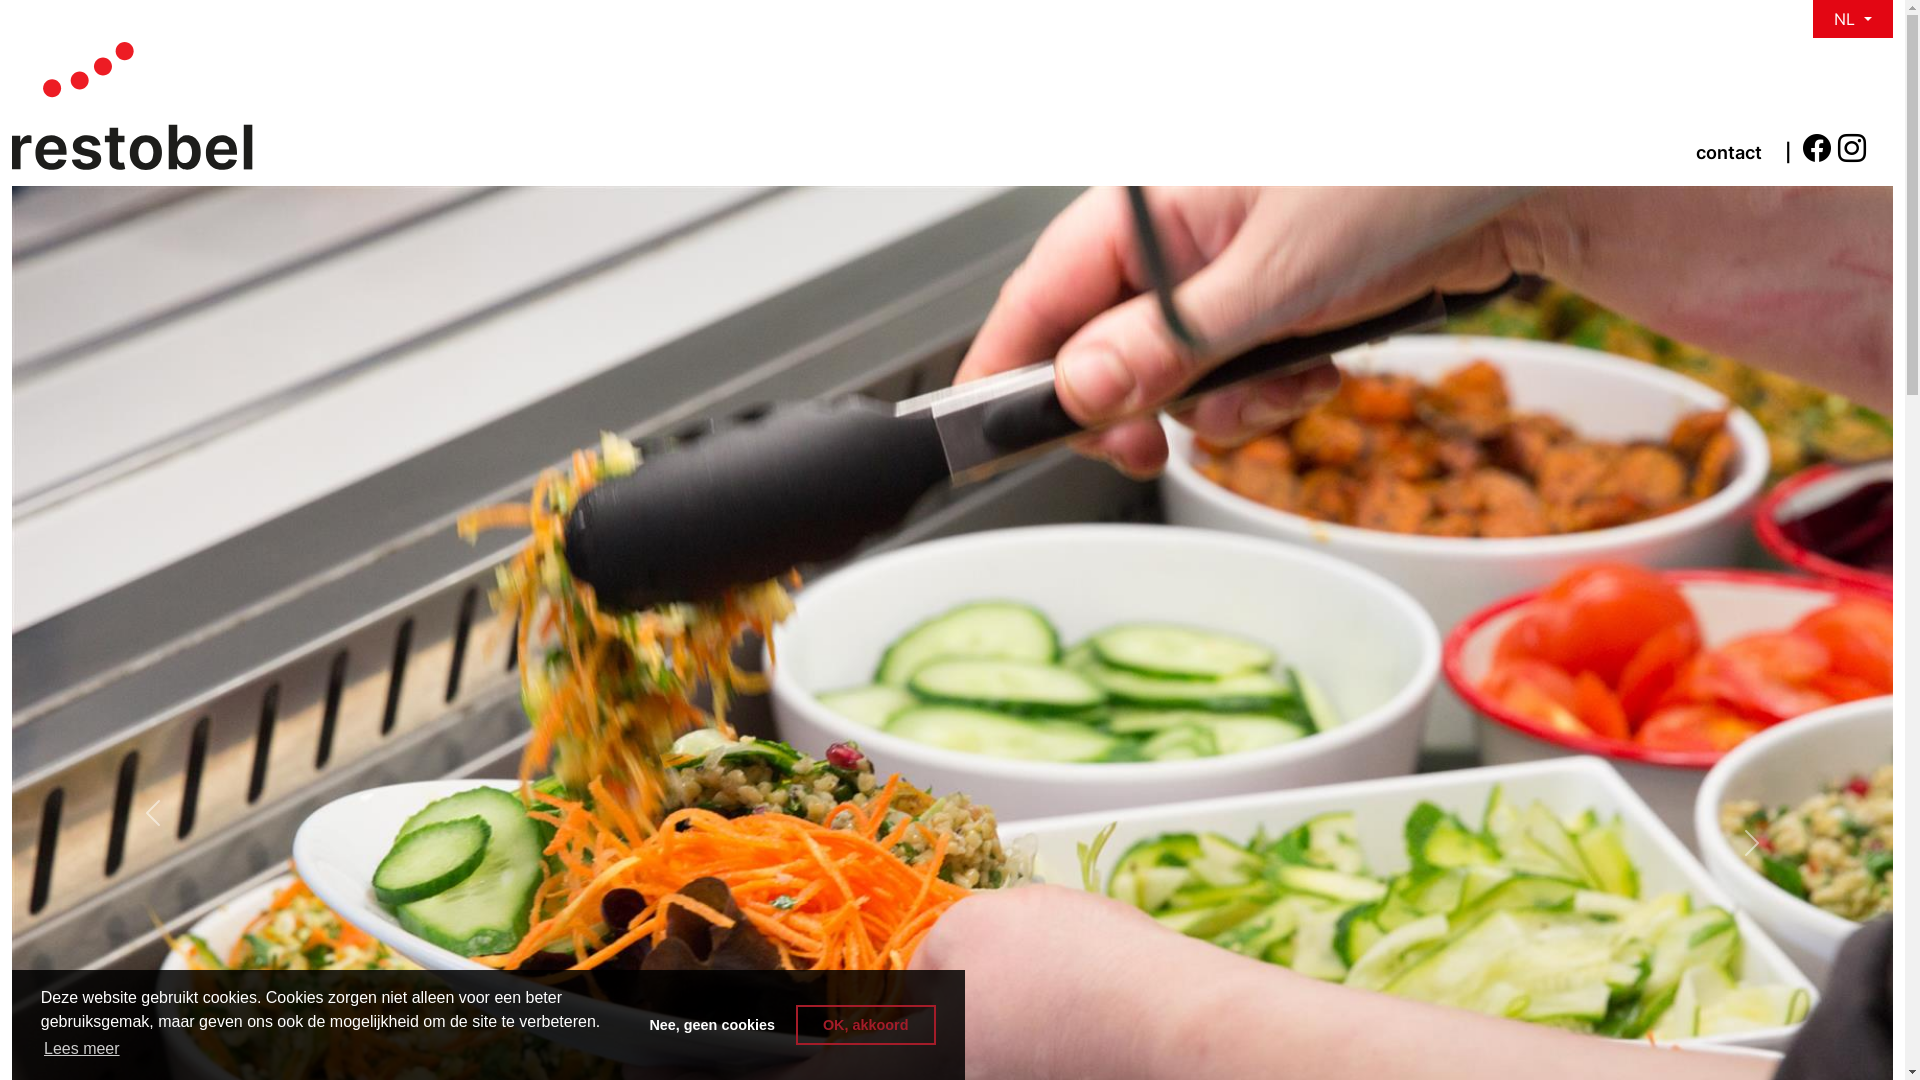 The height and width of the screenshot is (1080, 1920). Describe the element at coordinates (865, 1025) in the screenshot. I see `'OK, akkoord'` at that location.